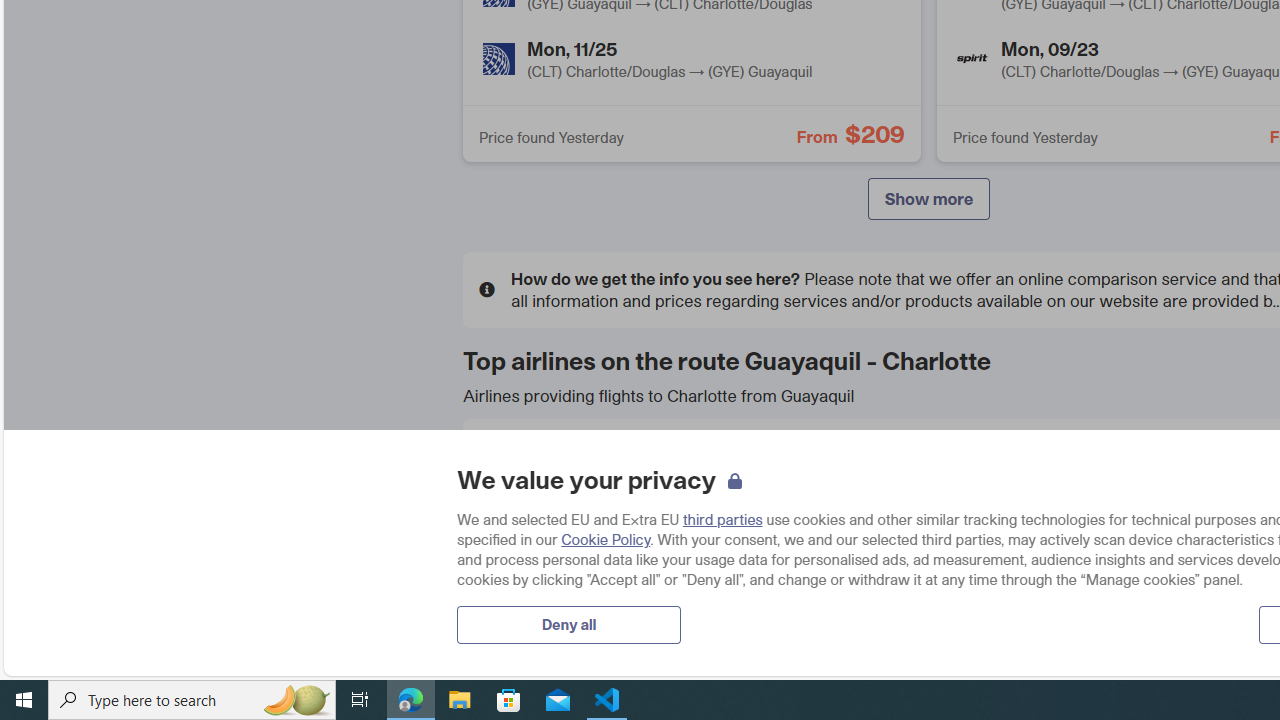 Image resolution: width=1280 pixels, height=720 pixels. What do you see at coordinates (567, 623) in the screenshot?
I see `'Deny all'` at bounding box center [567, 623].